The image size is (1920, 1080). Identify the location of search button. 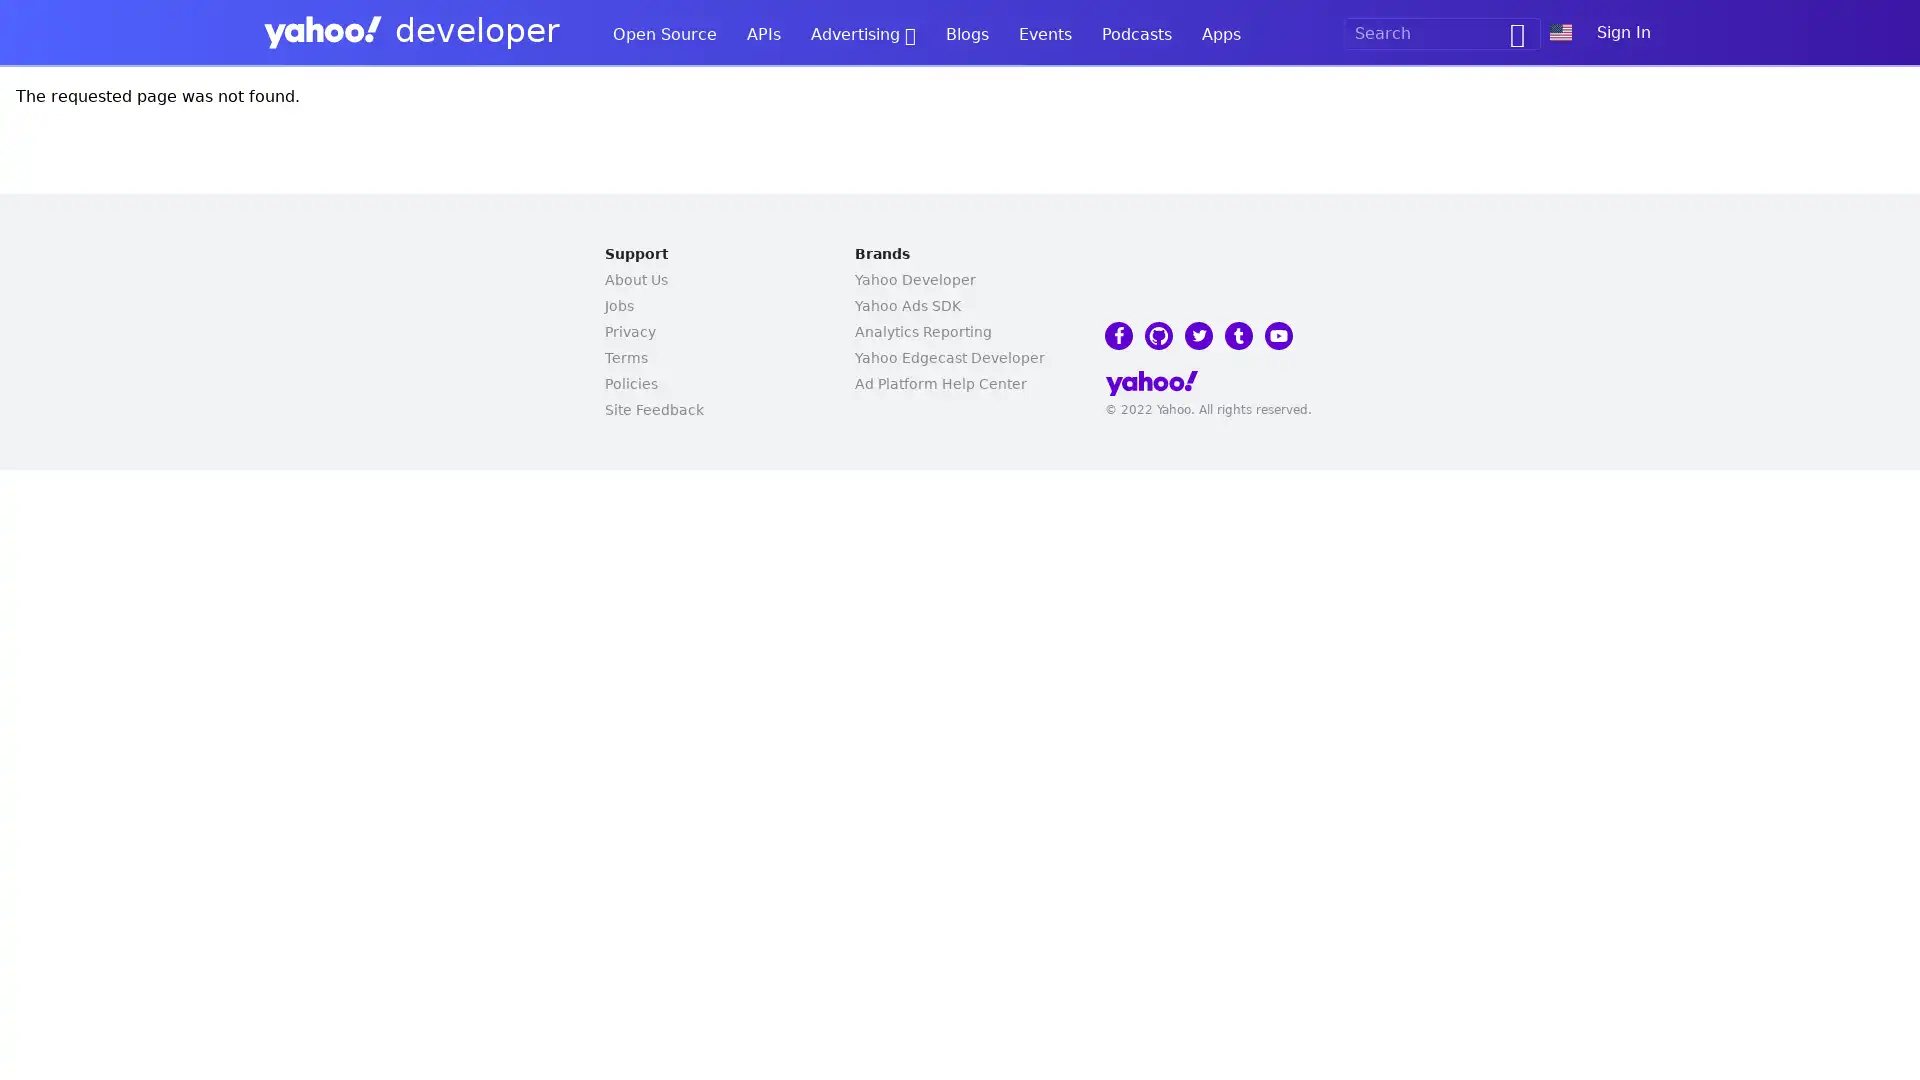
(1509, 34).